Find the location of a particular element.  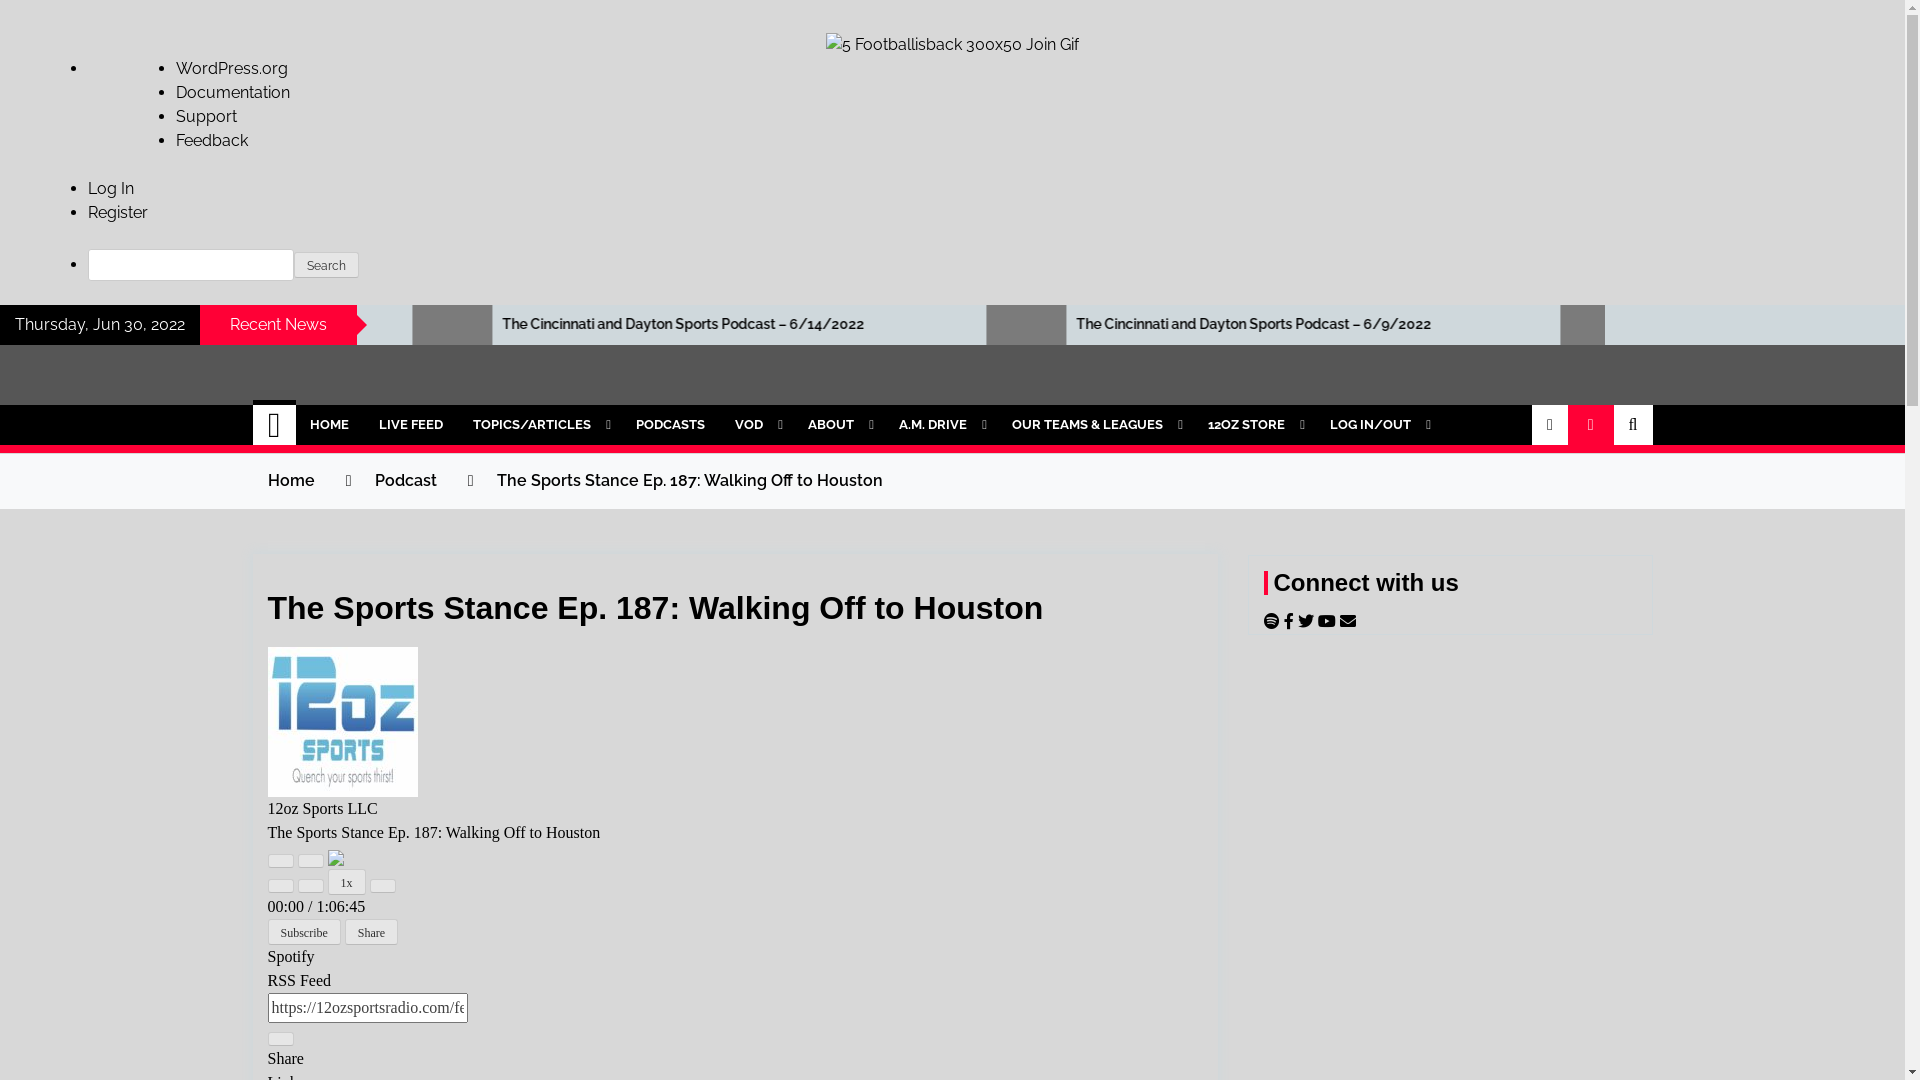

'Mute/Unmute Episode' is located at coordinates (280, 885).